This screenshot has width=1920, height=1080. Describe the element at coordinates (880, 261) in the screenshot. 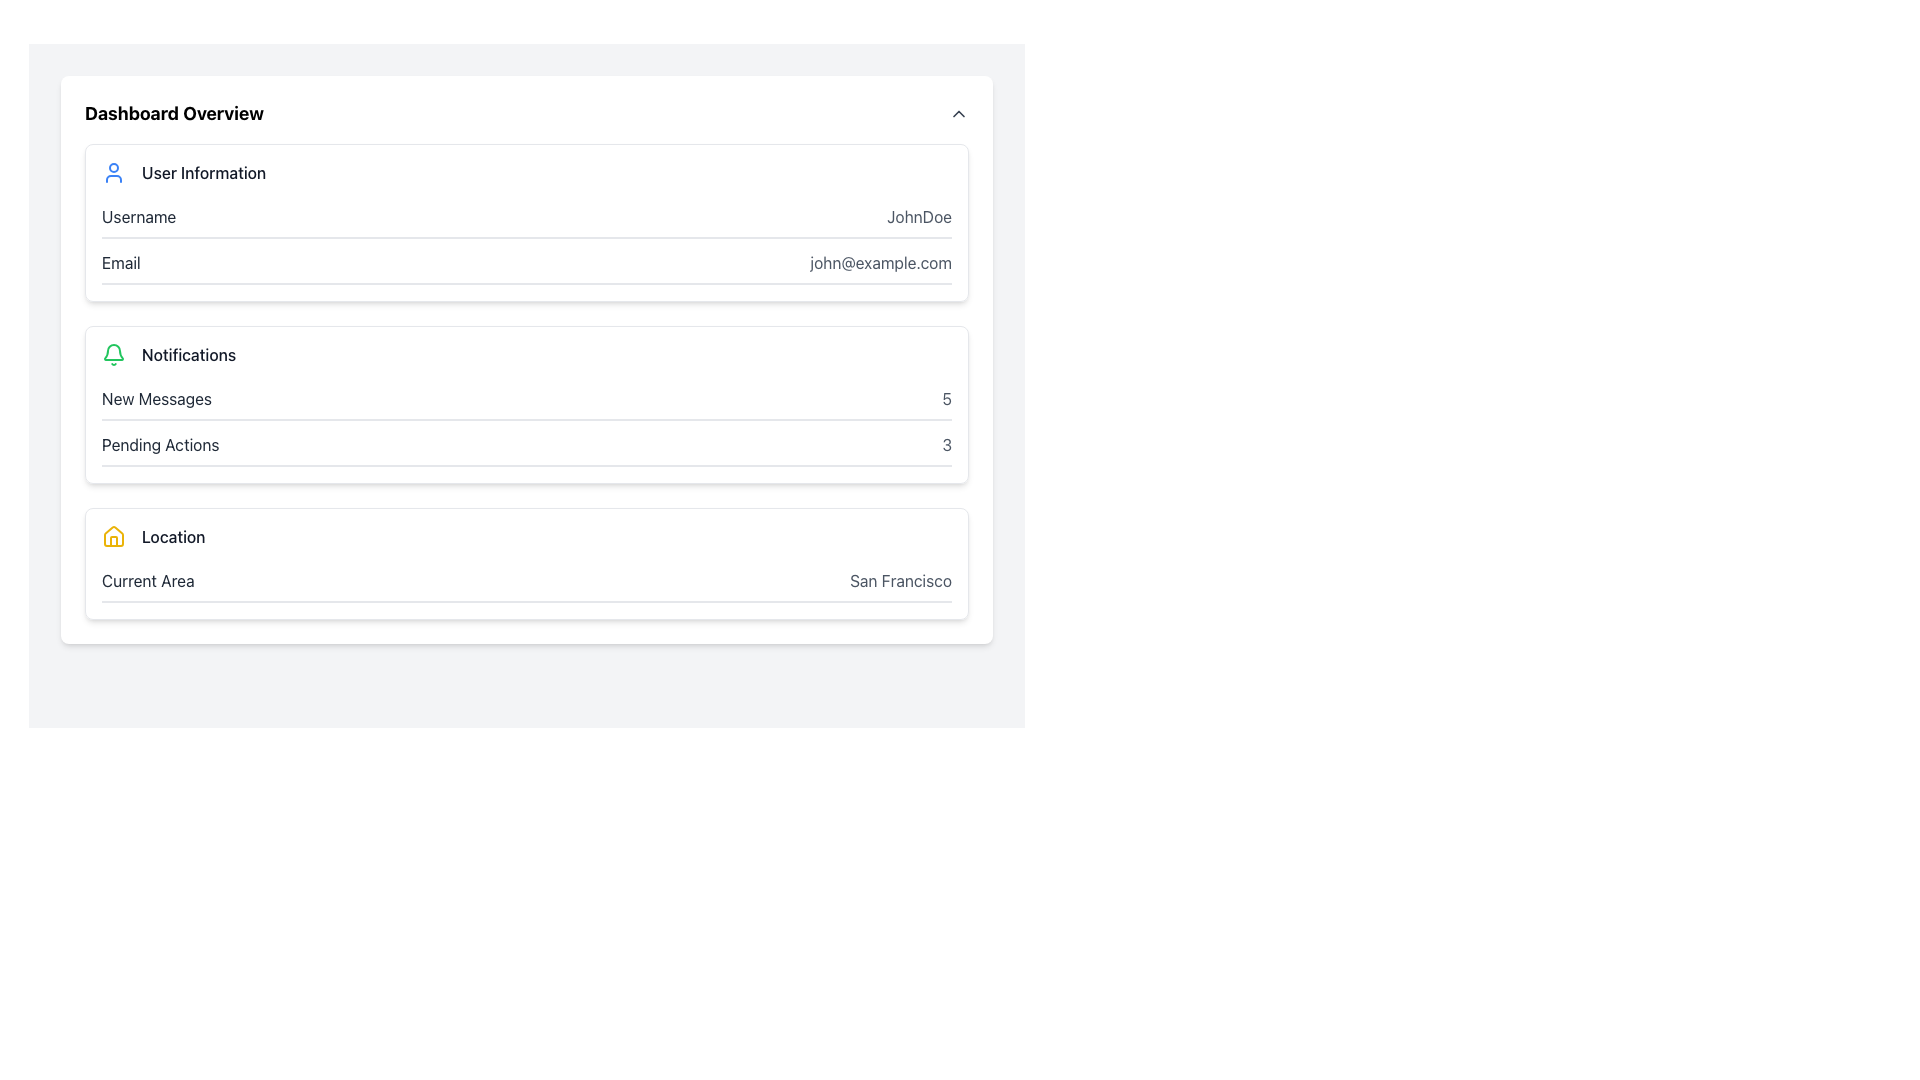

I see `the text label displaying 'john@example.com' that is located under the 'Email' section in the 'User Information' area` at that location.